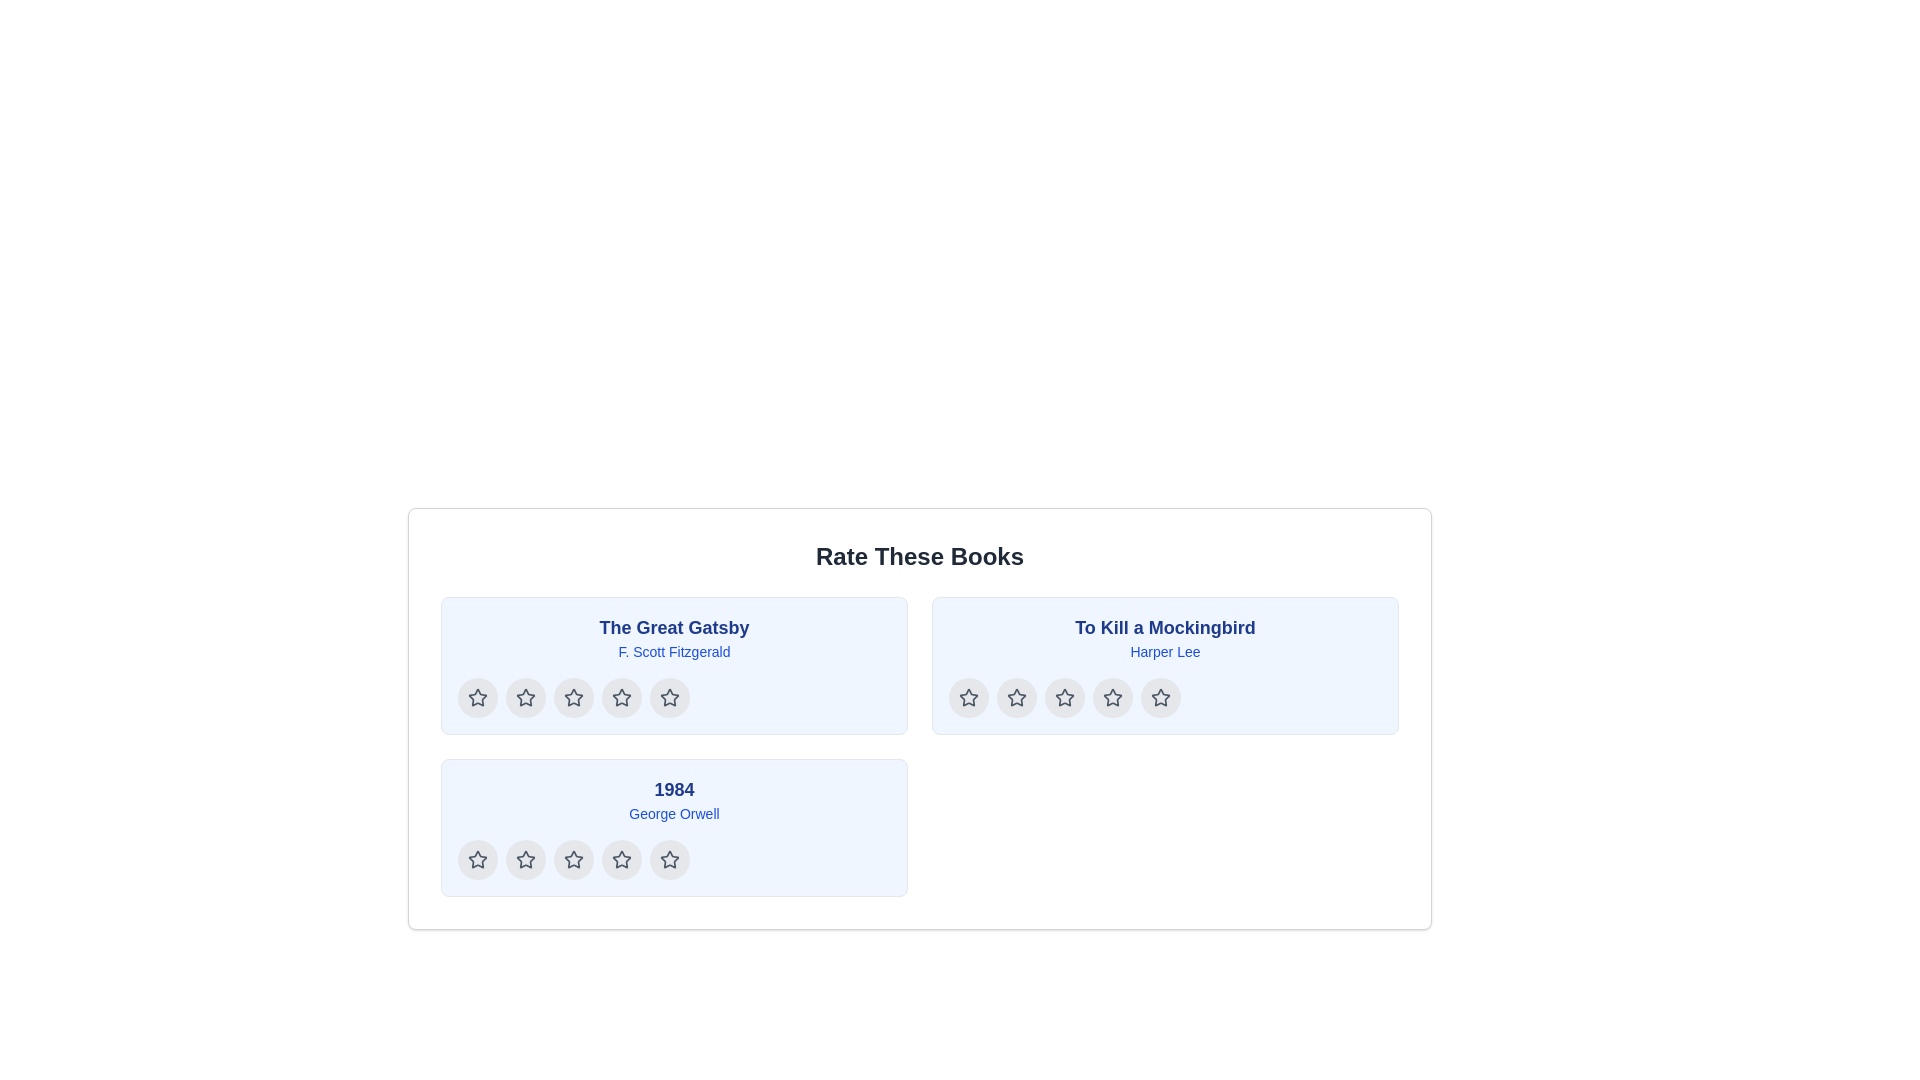 This screenshot has width=1920, height=1080. Describe the element at coordinates (526, 858) in the screenshot. I see `the first hollow star icon used for rating located below the title '1984' by George Orwell` at that location.